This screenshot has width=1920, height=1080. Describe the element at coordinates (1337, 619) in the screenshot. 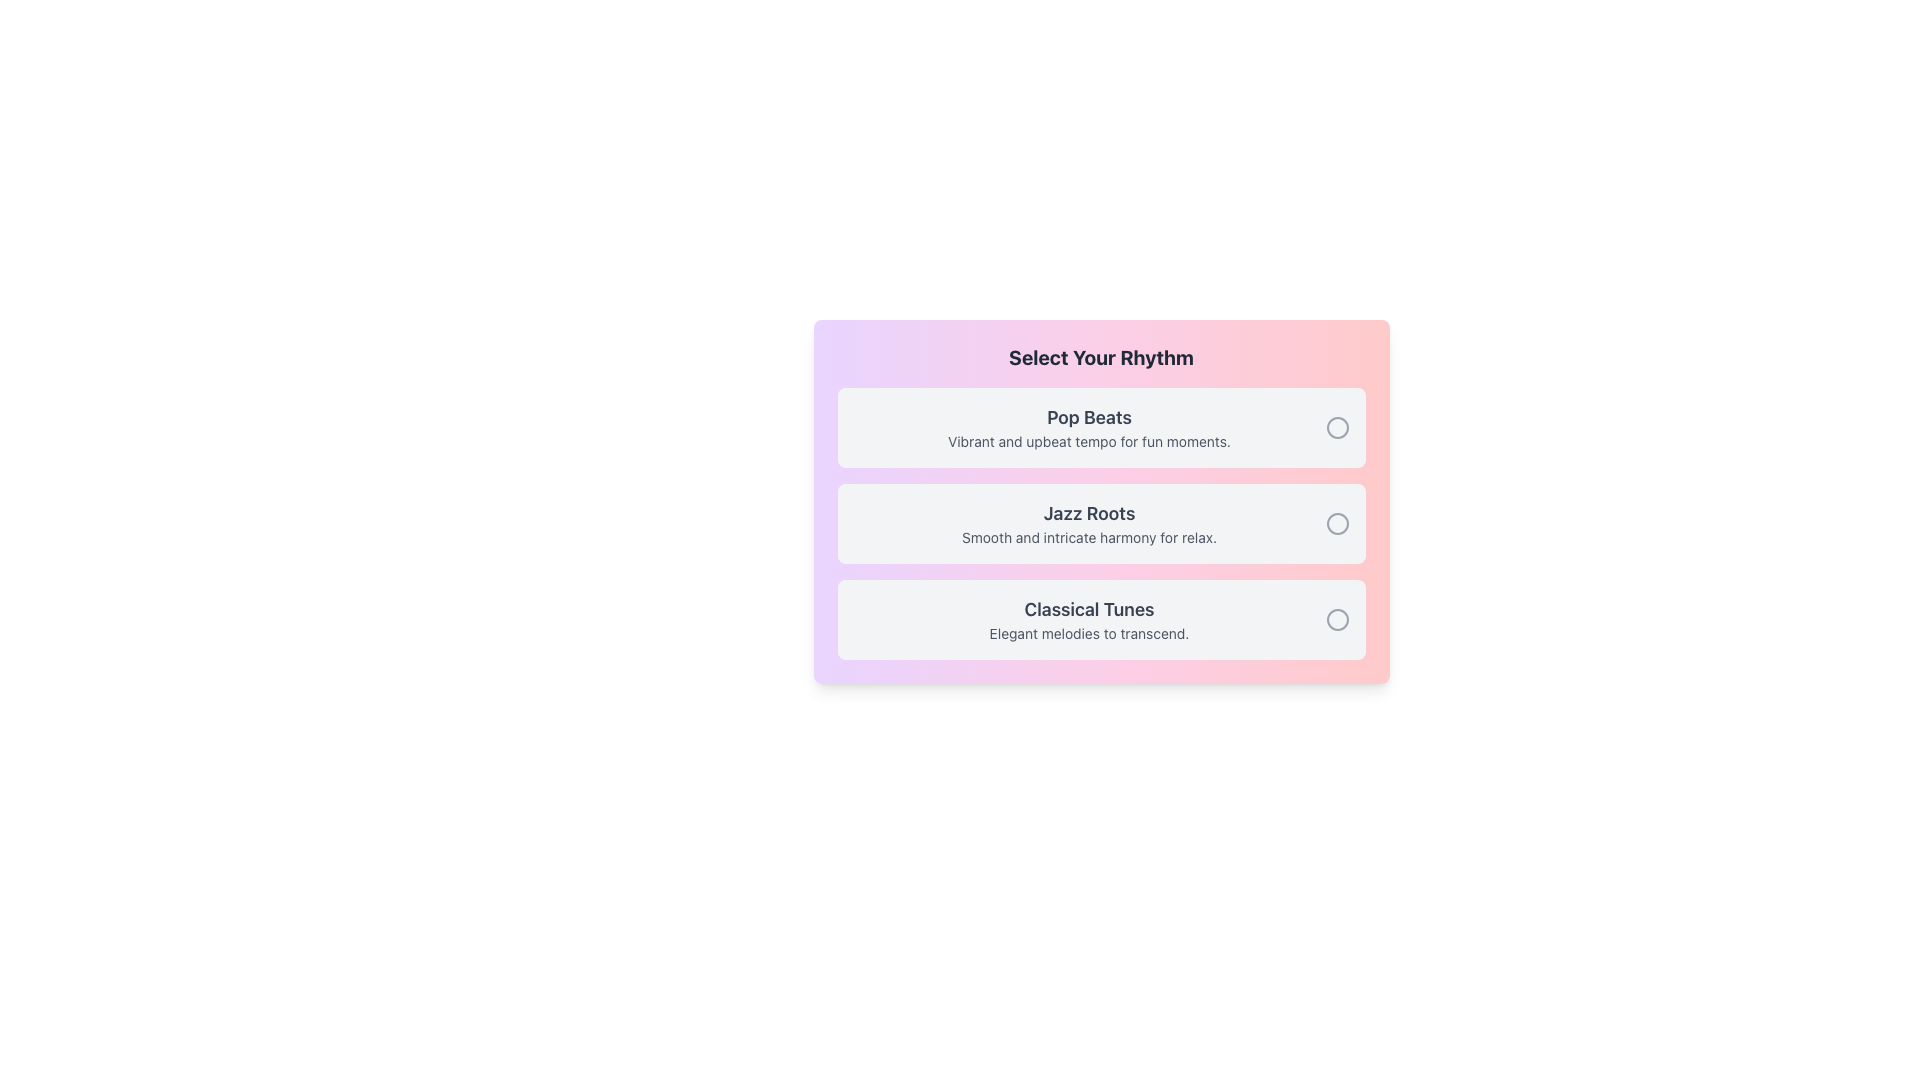

I see `the circular radio button styled with a gray border located to the far right of the 'Classical Tunes' selection box` at that location.